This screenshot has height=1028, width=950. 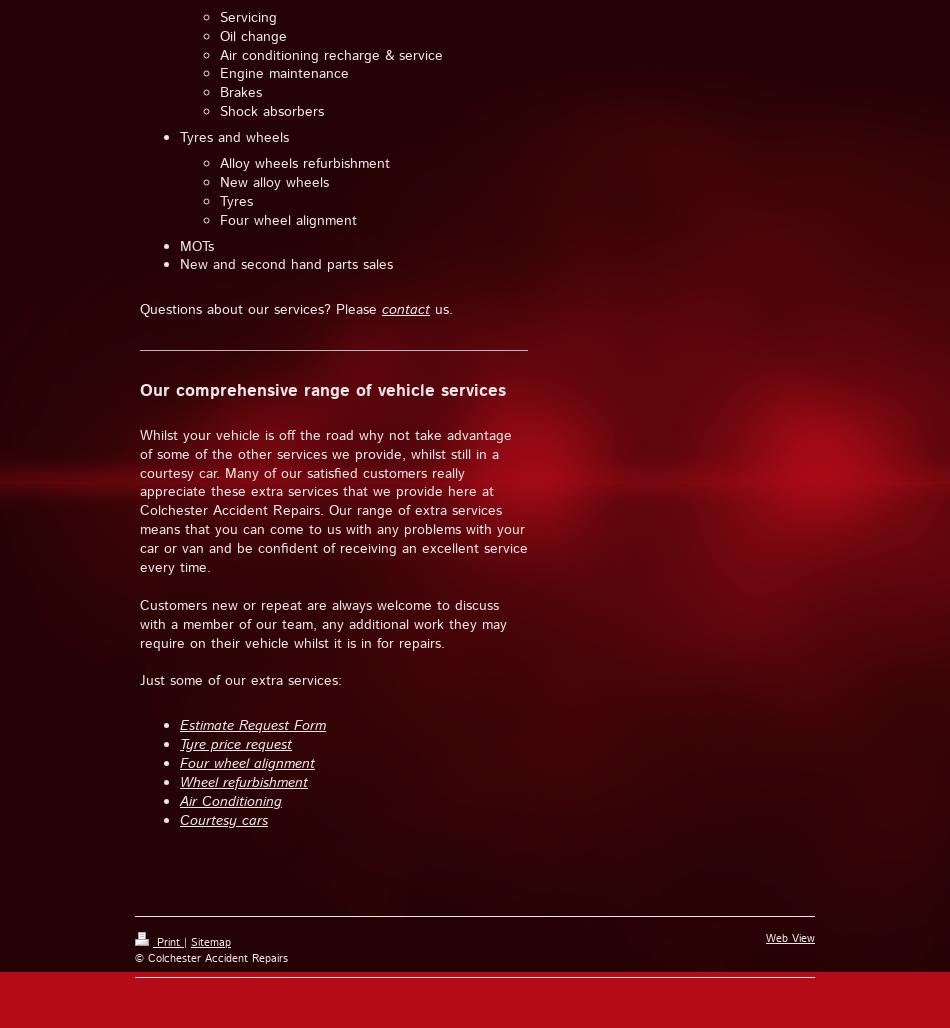 I want to click on 'Tyres', so click(x=220, y=199).